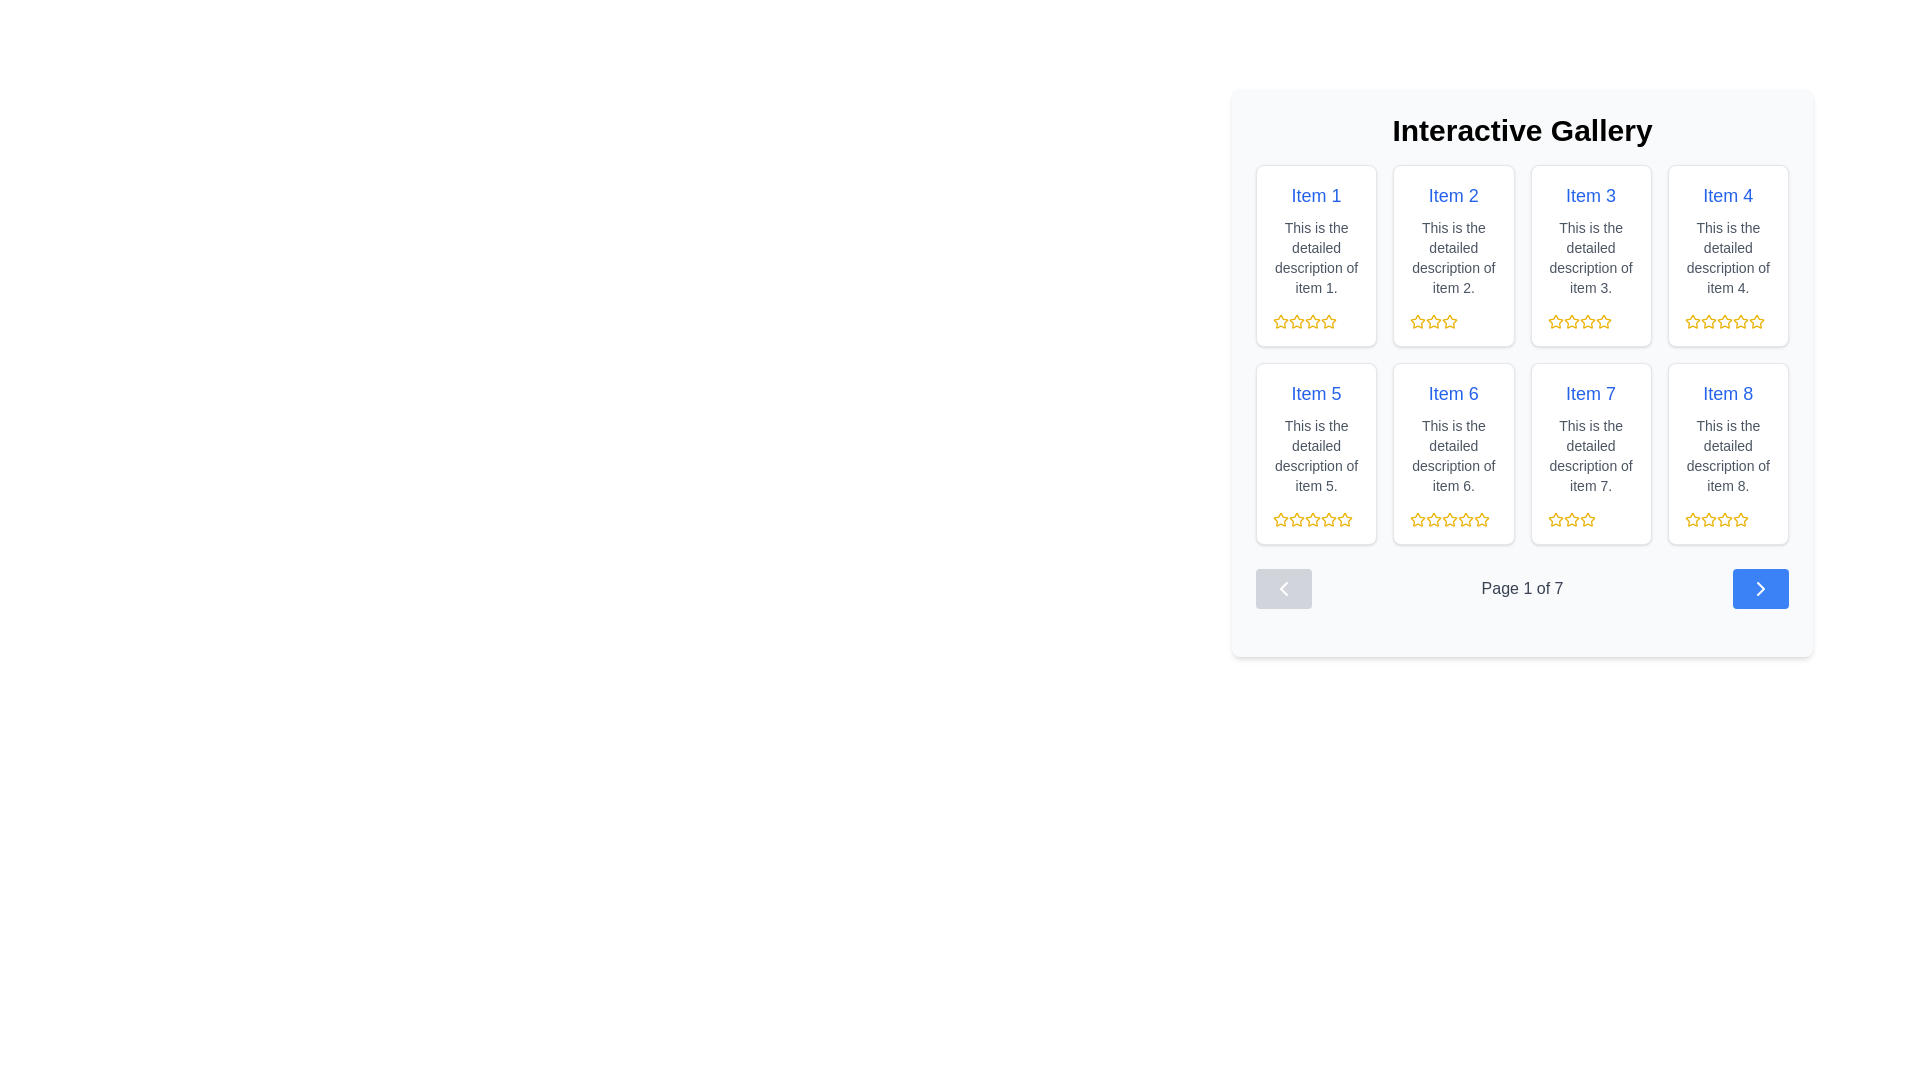  I want to click on the fourth star icon, which is a yellow star symbol with outlined strokes, to rate the item in the 'Interactive Gallery', so click(1691, 320).